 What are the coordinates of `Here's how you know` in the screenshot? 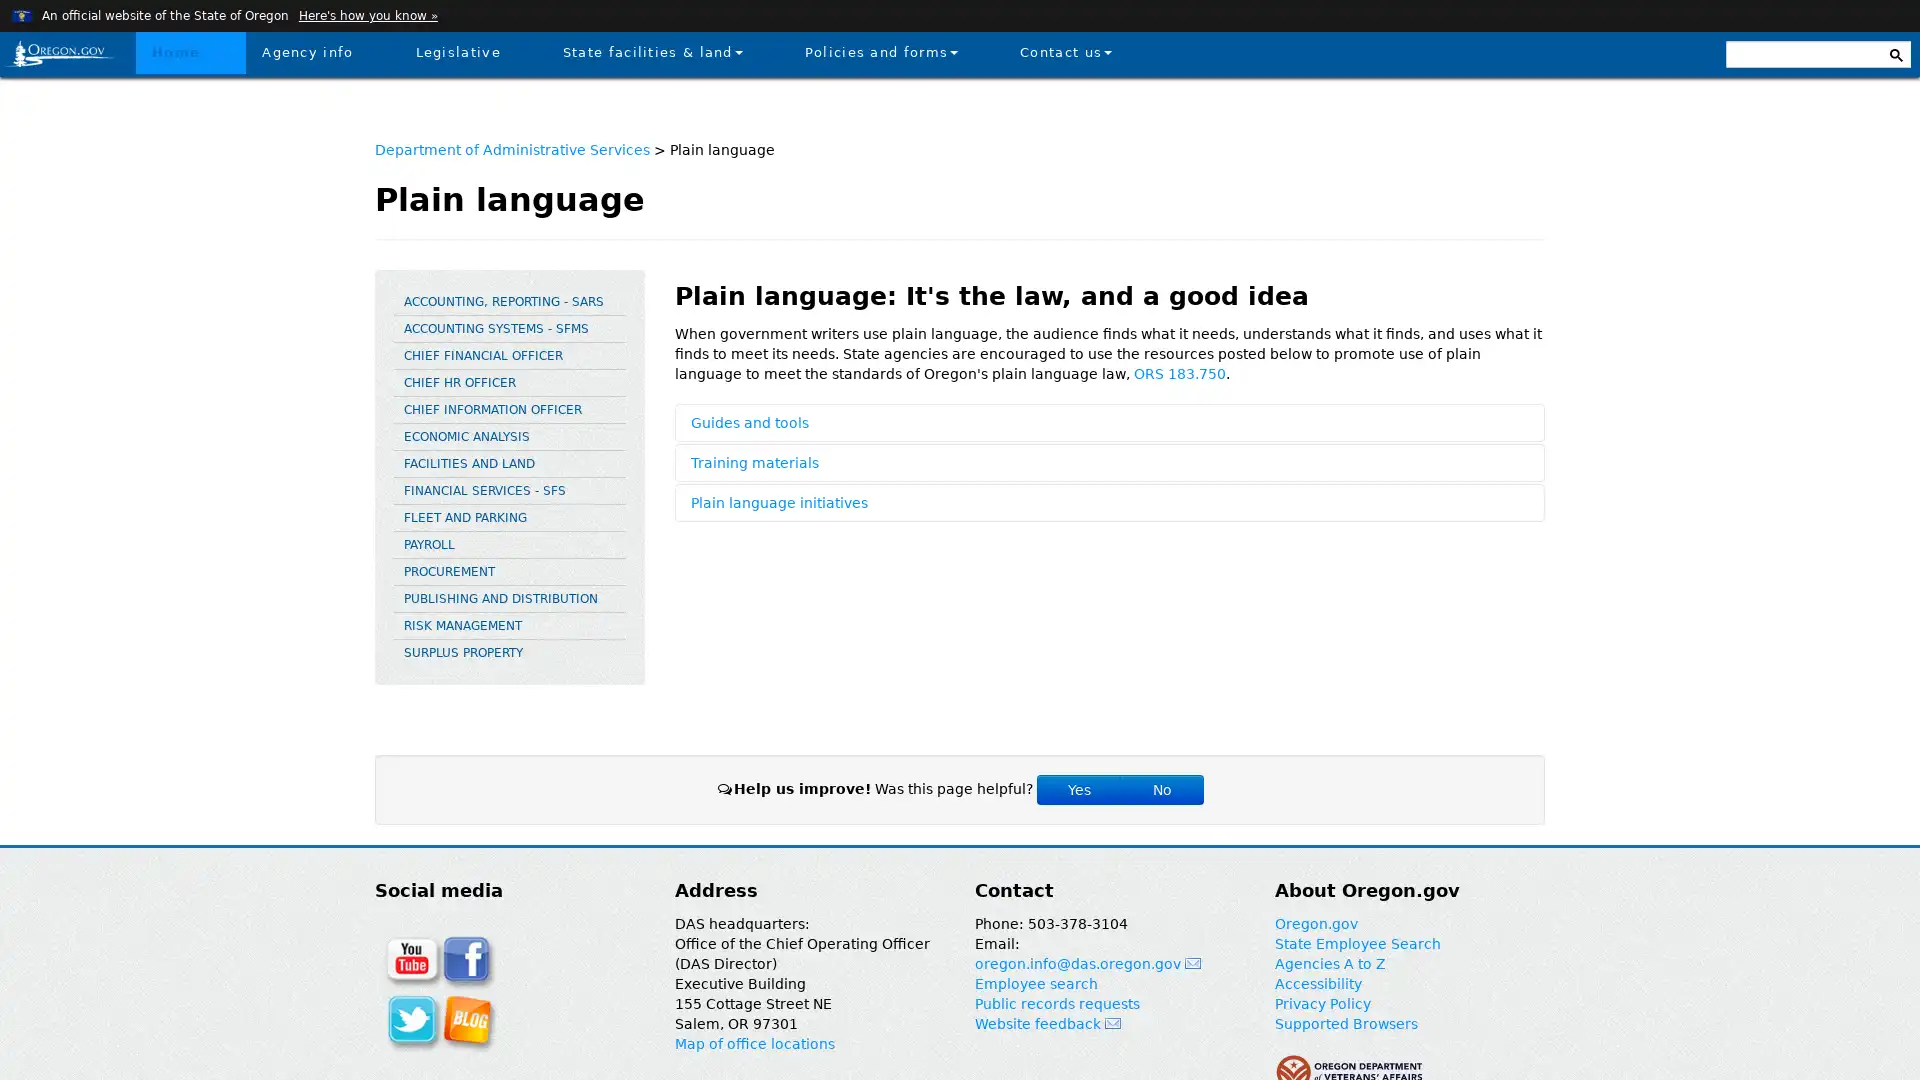 It's located at (367, 15).